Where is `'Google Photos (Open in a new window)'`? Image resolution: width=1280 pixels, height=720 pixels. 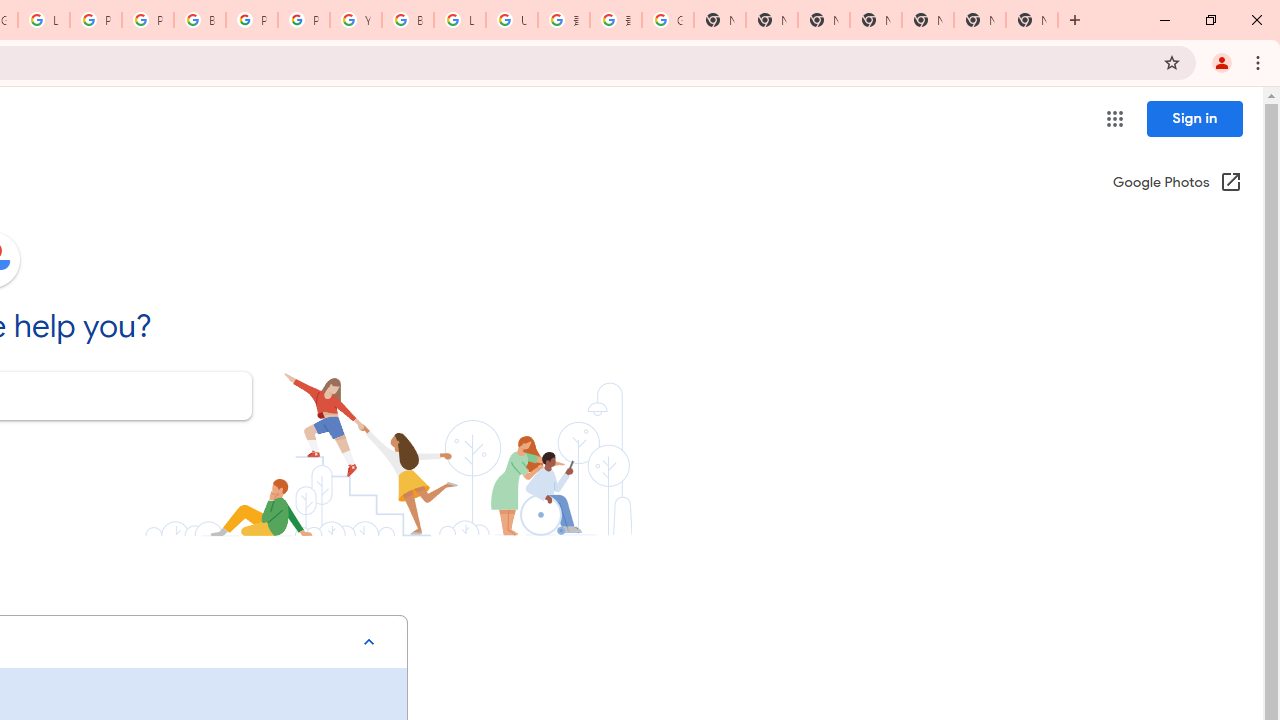
'Google Photos (Open in a new window)' is located at coordinates (1177, 183).